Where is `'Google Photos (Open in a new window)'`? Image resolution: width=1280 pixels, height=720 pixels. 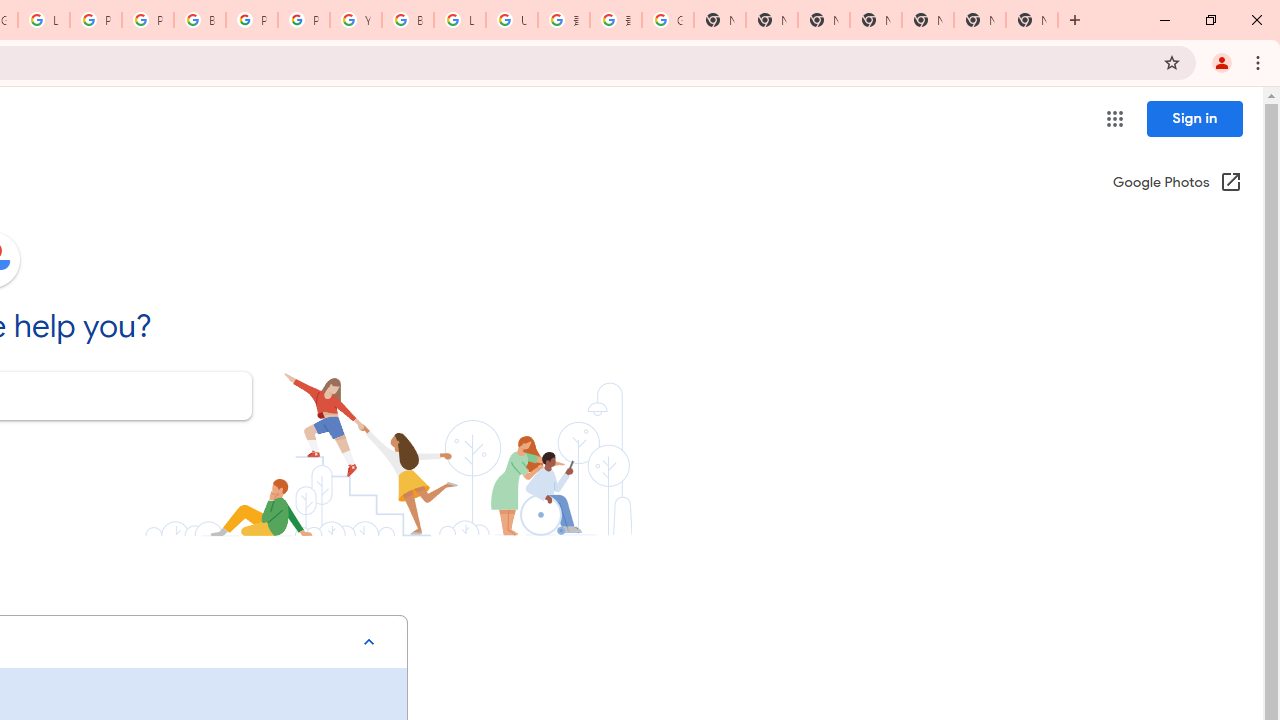
'Google Photos (Open in a new window)' is located at coordinates (1177, 183).